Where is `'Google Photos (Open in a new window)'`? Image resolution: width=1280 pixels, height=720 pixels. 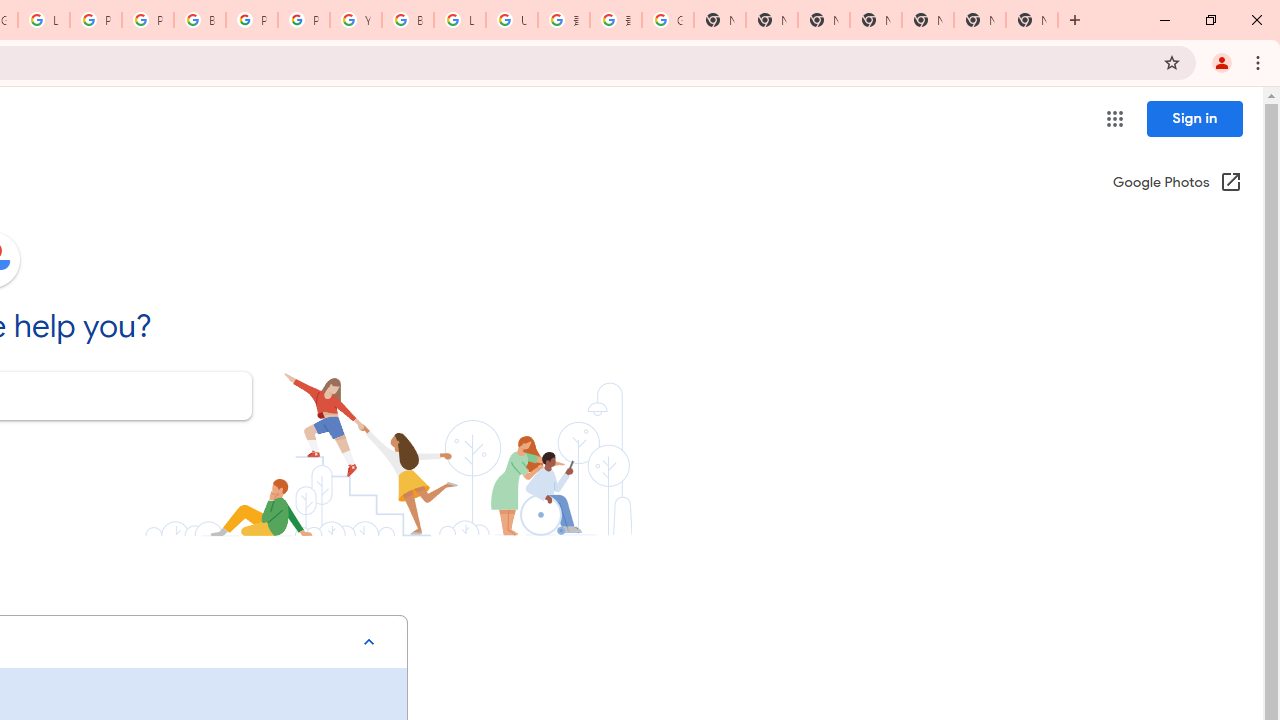
'Google Photos (Open in a new window)' is located at coordinates (1177, 183).